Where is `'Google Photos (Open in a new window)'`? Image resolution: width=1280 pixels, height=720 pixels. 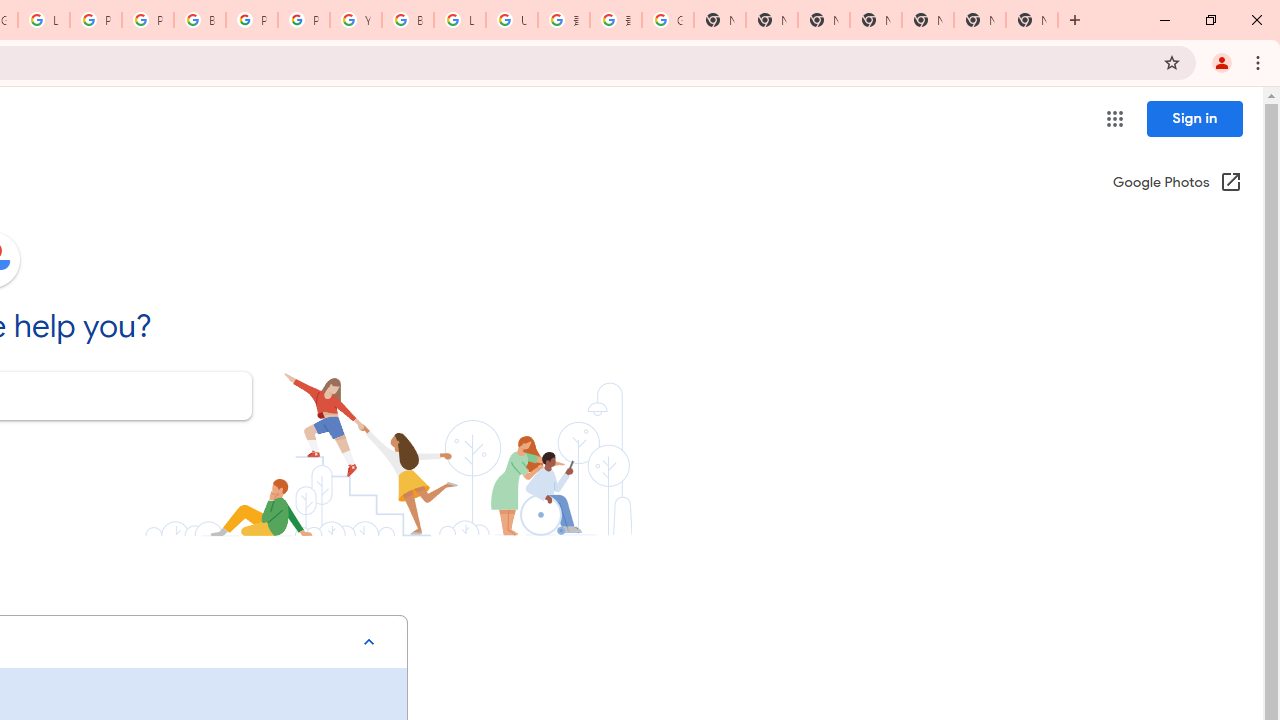
'Google Photos (Open in a new window)' is located at coordinates (1177, 183).